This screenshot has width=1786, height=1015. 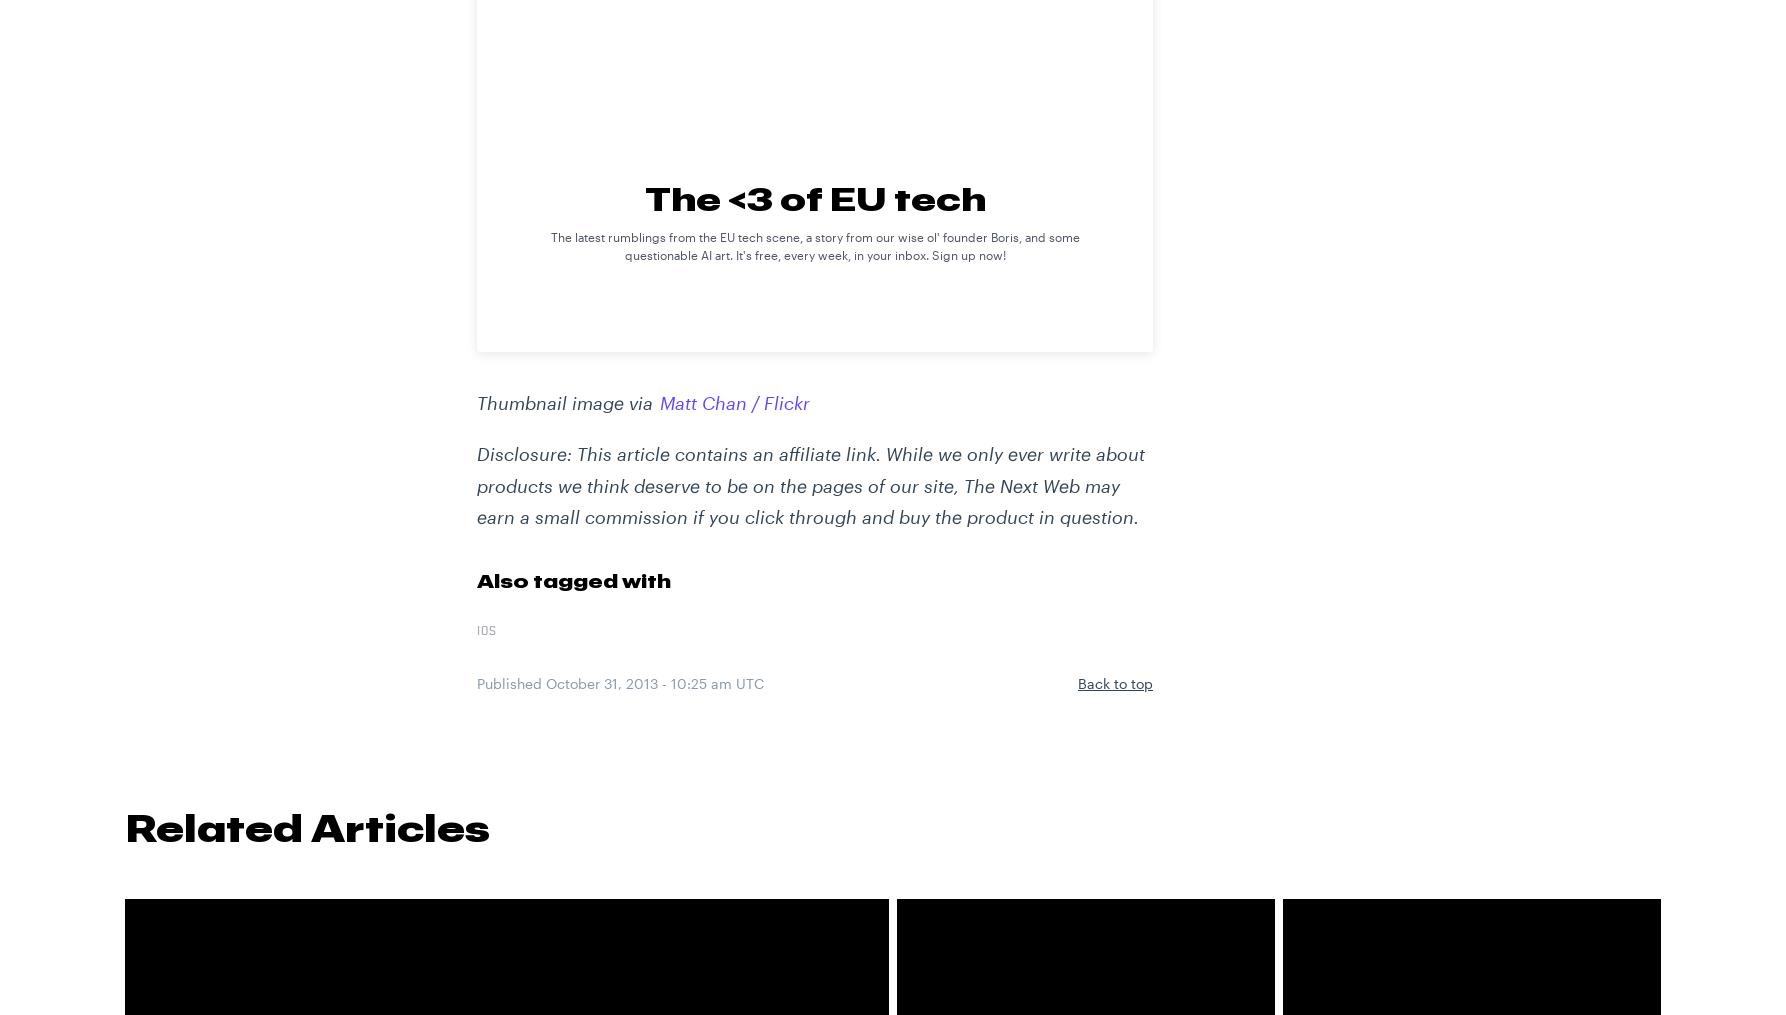 What do you see at coordinates (485, 630) in the screenshot?
I see `'iOS'` at bounding box center [485, 630].